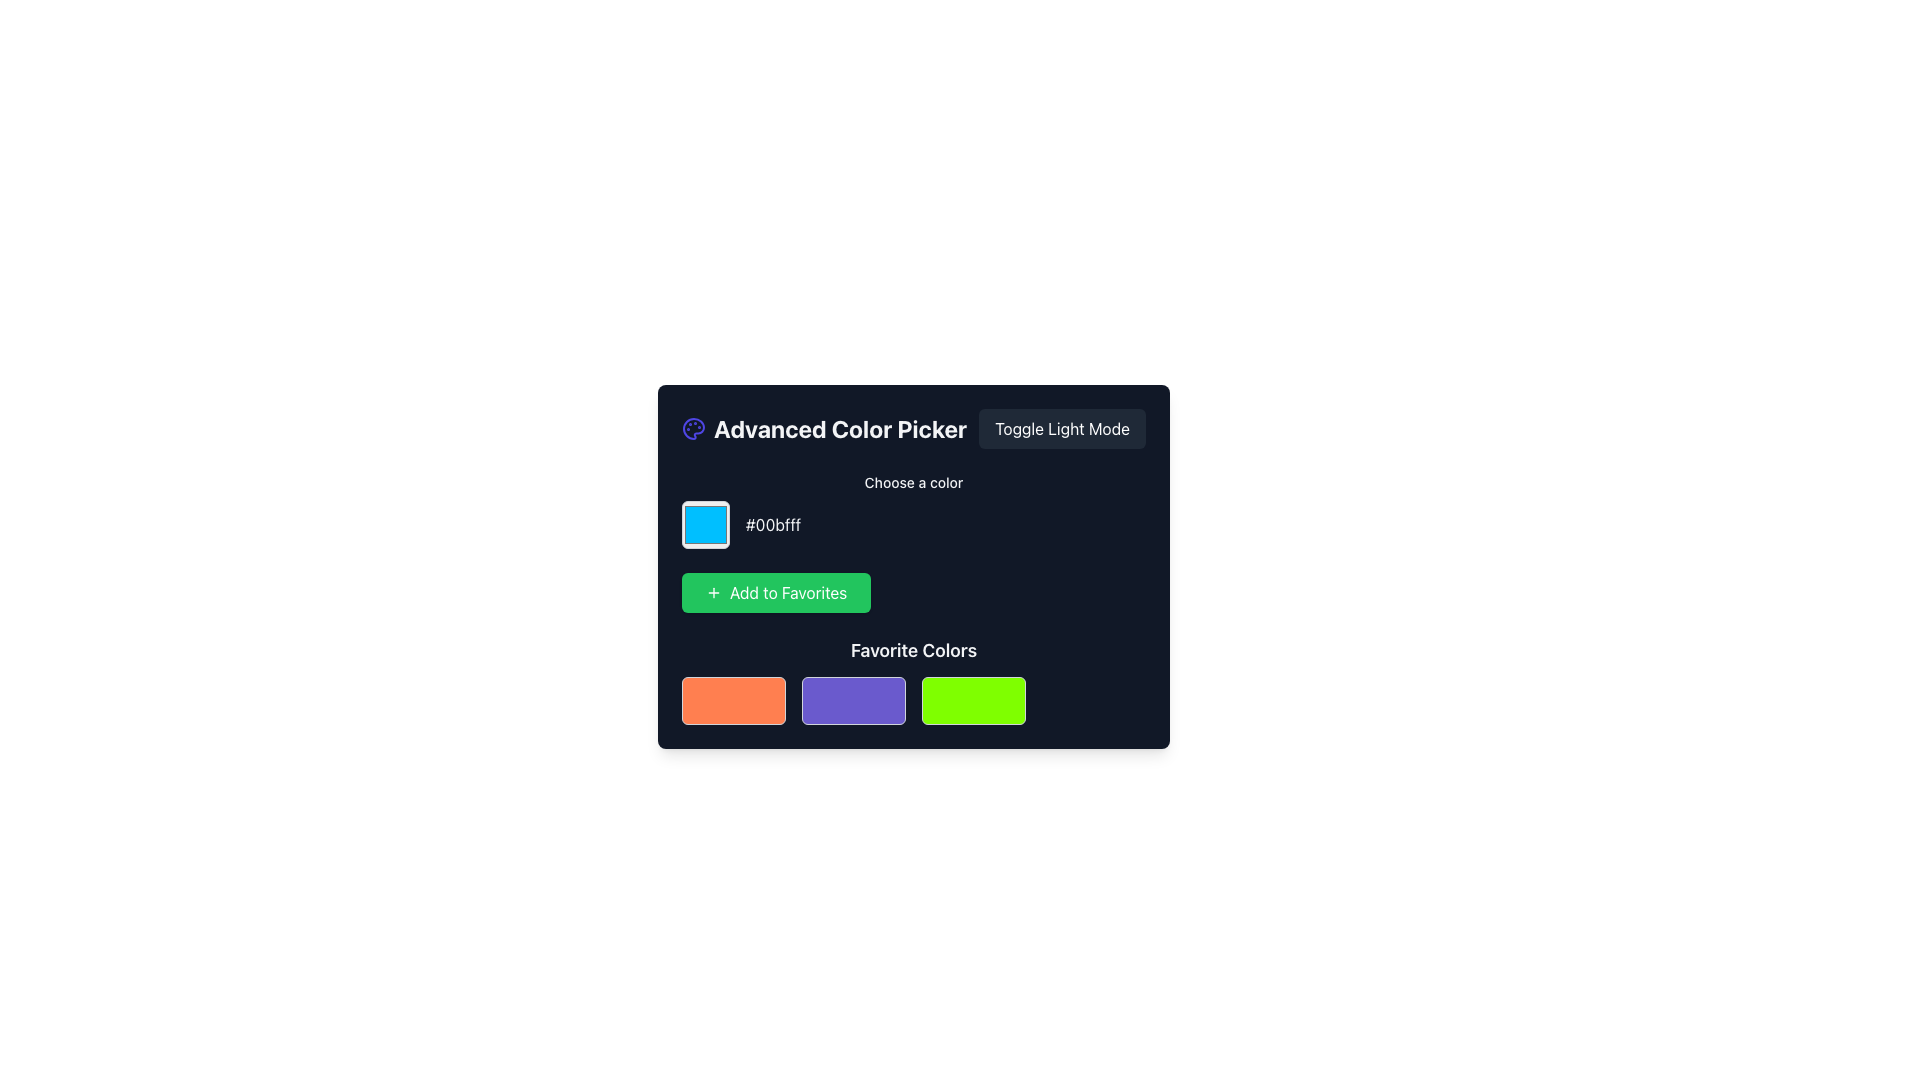  I want to click on the toggle button located next to the title 'Advanced Color Picker' to switch the interface to light mode, so click(1061, 427).